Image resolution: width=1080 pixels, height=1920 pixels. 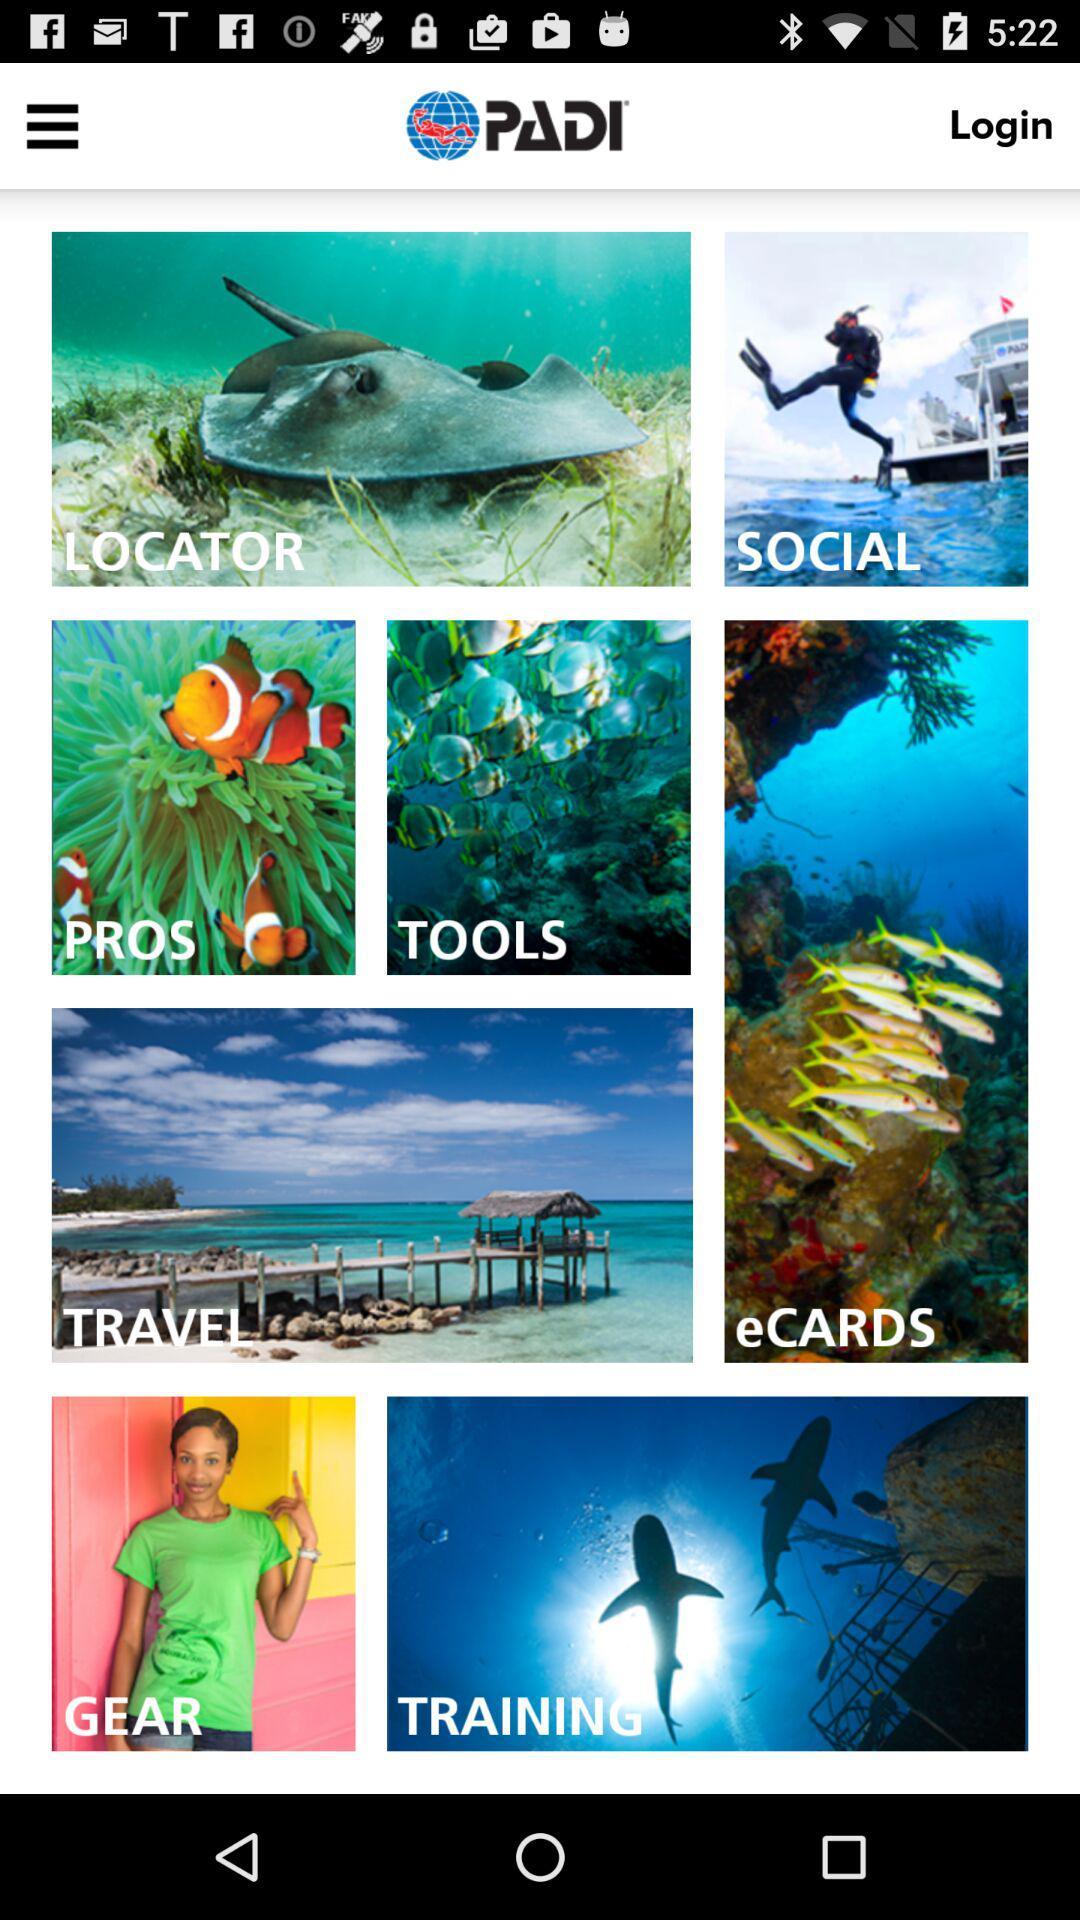 I want to click on social, so click(x=875, y=408).